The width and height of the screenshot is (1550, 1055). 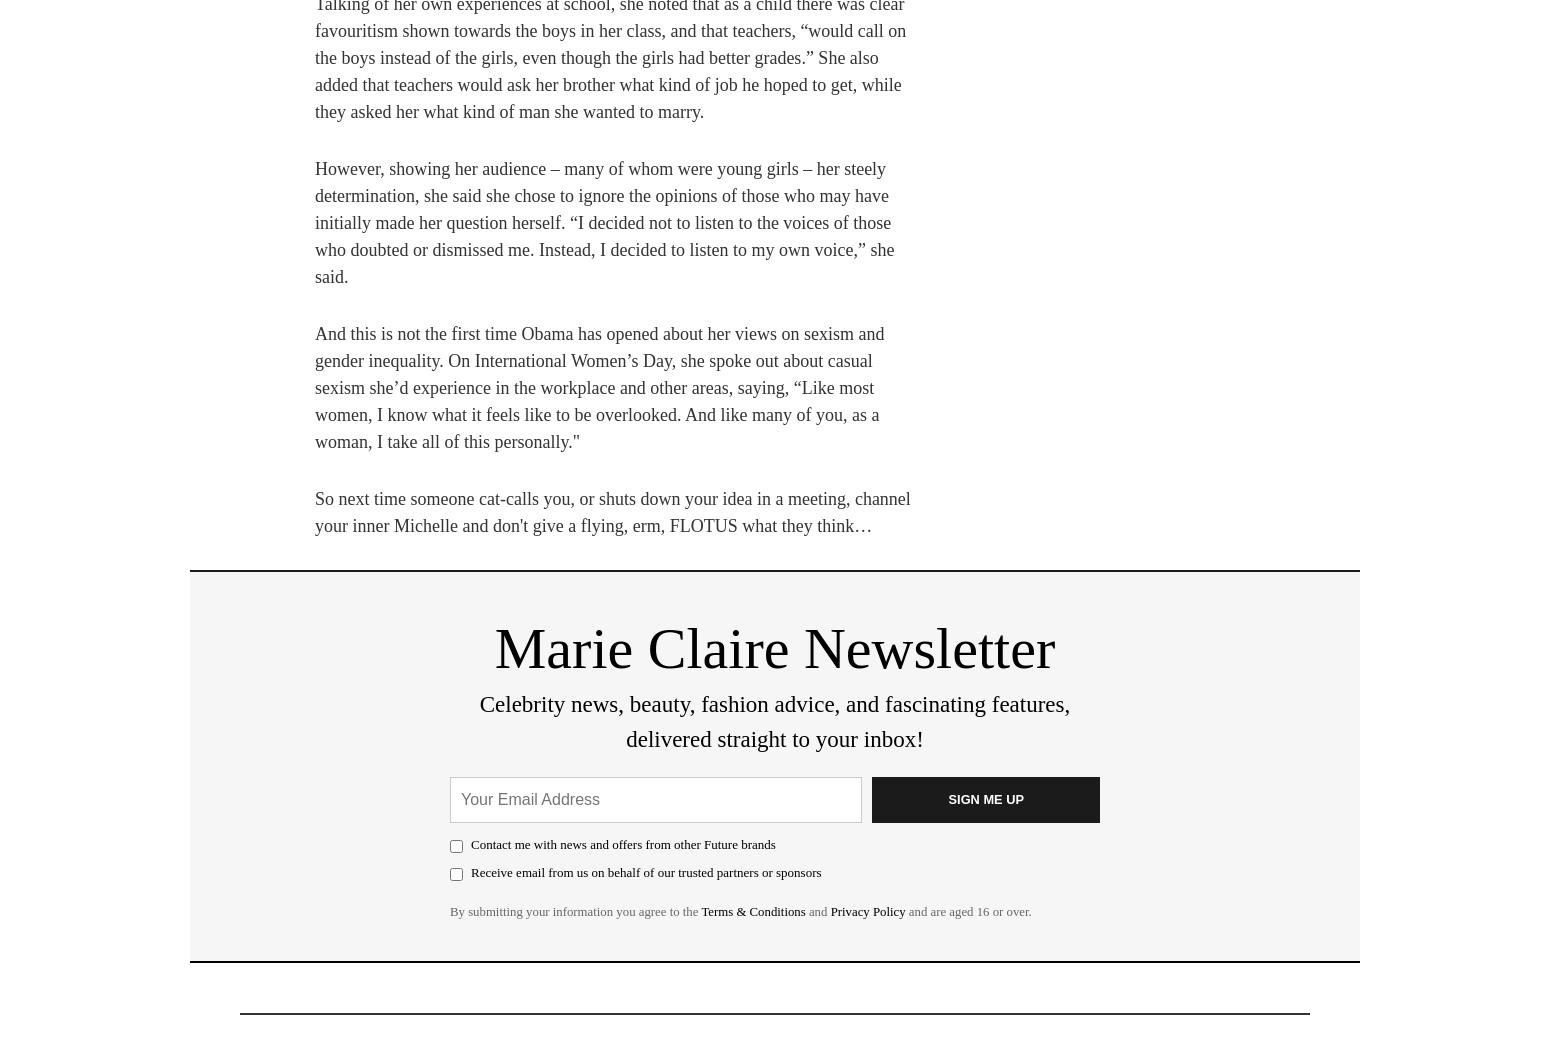 What do you see at coordinates (612, 512) in the screenshot?
I see `'So next time someone cat-calls you, or shuts down your idea in a meeting, channel your inner Michelle and don't give a flying, erm, FLOTUS what they think…'` at bounding box center [612, 512].